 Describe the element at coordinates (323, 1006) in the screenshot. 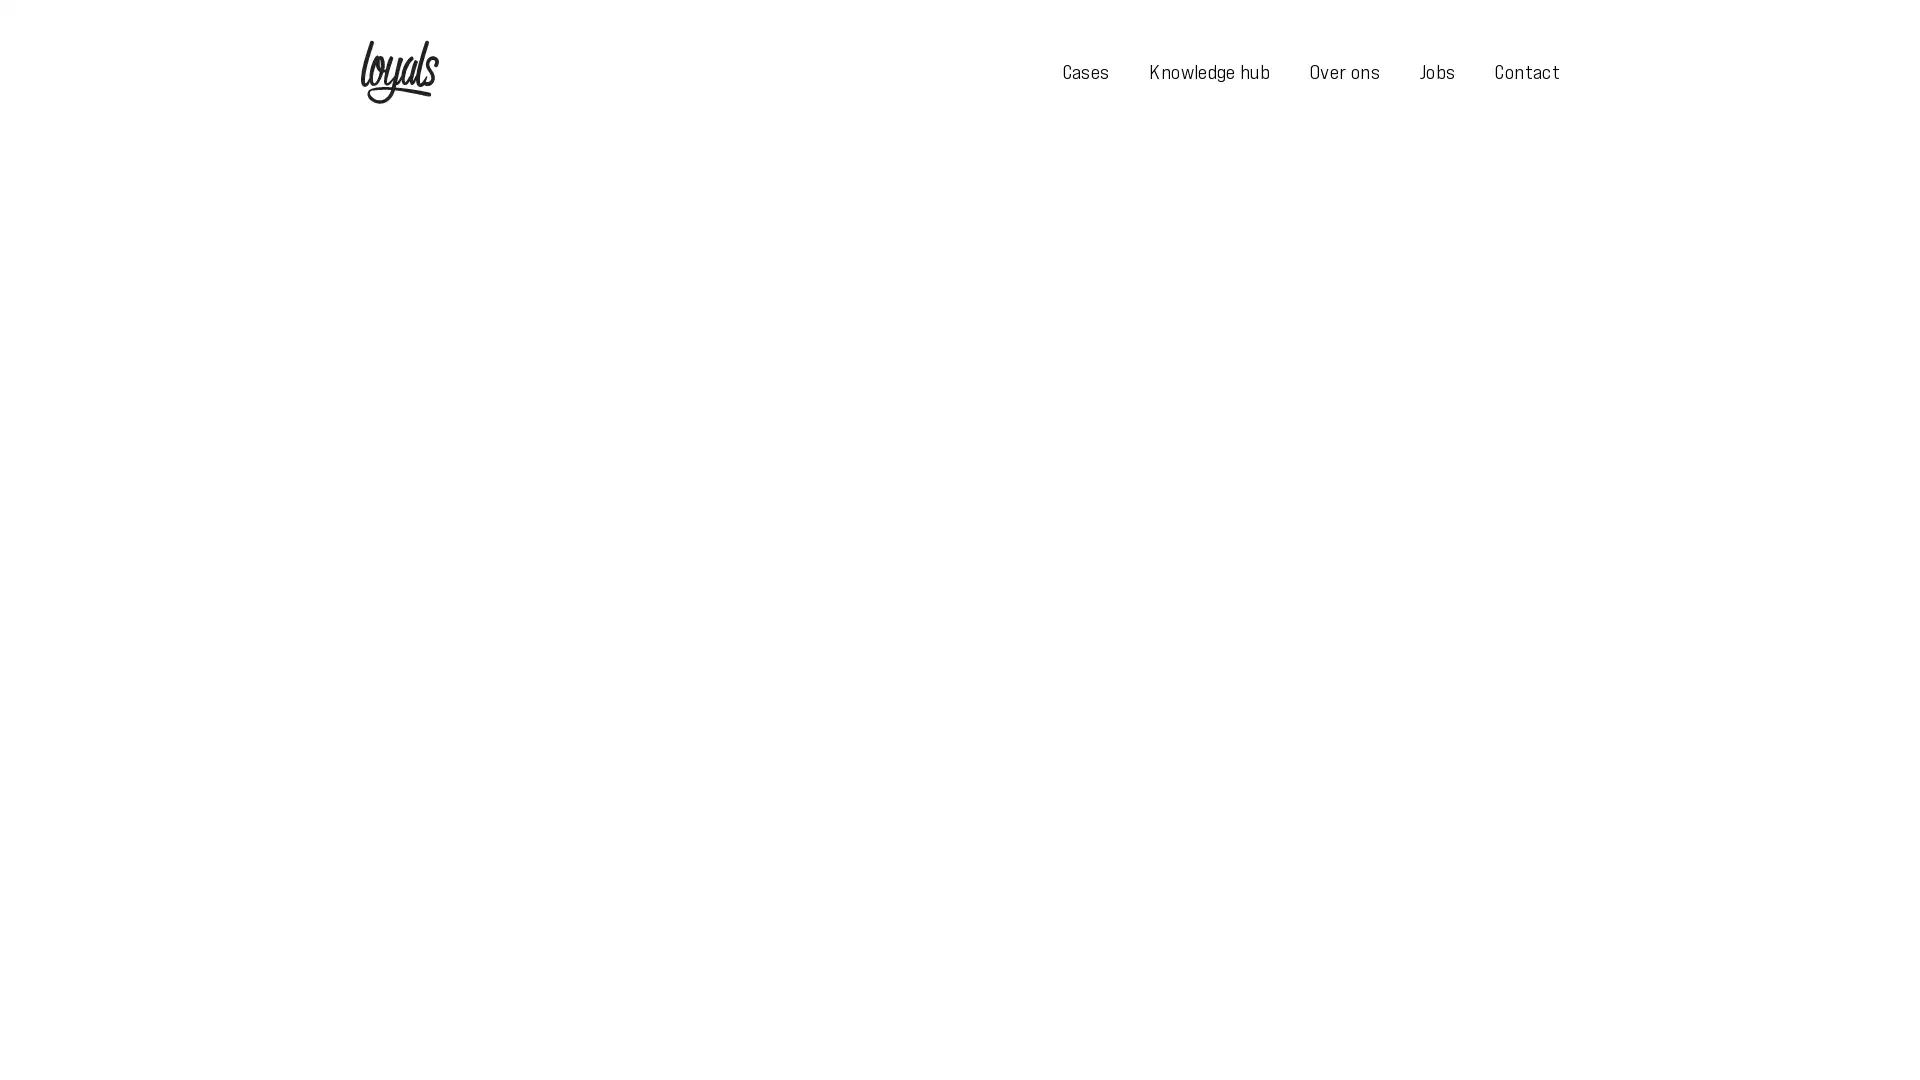

I see `Afwijzen` at that location.